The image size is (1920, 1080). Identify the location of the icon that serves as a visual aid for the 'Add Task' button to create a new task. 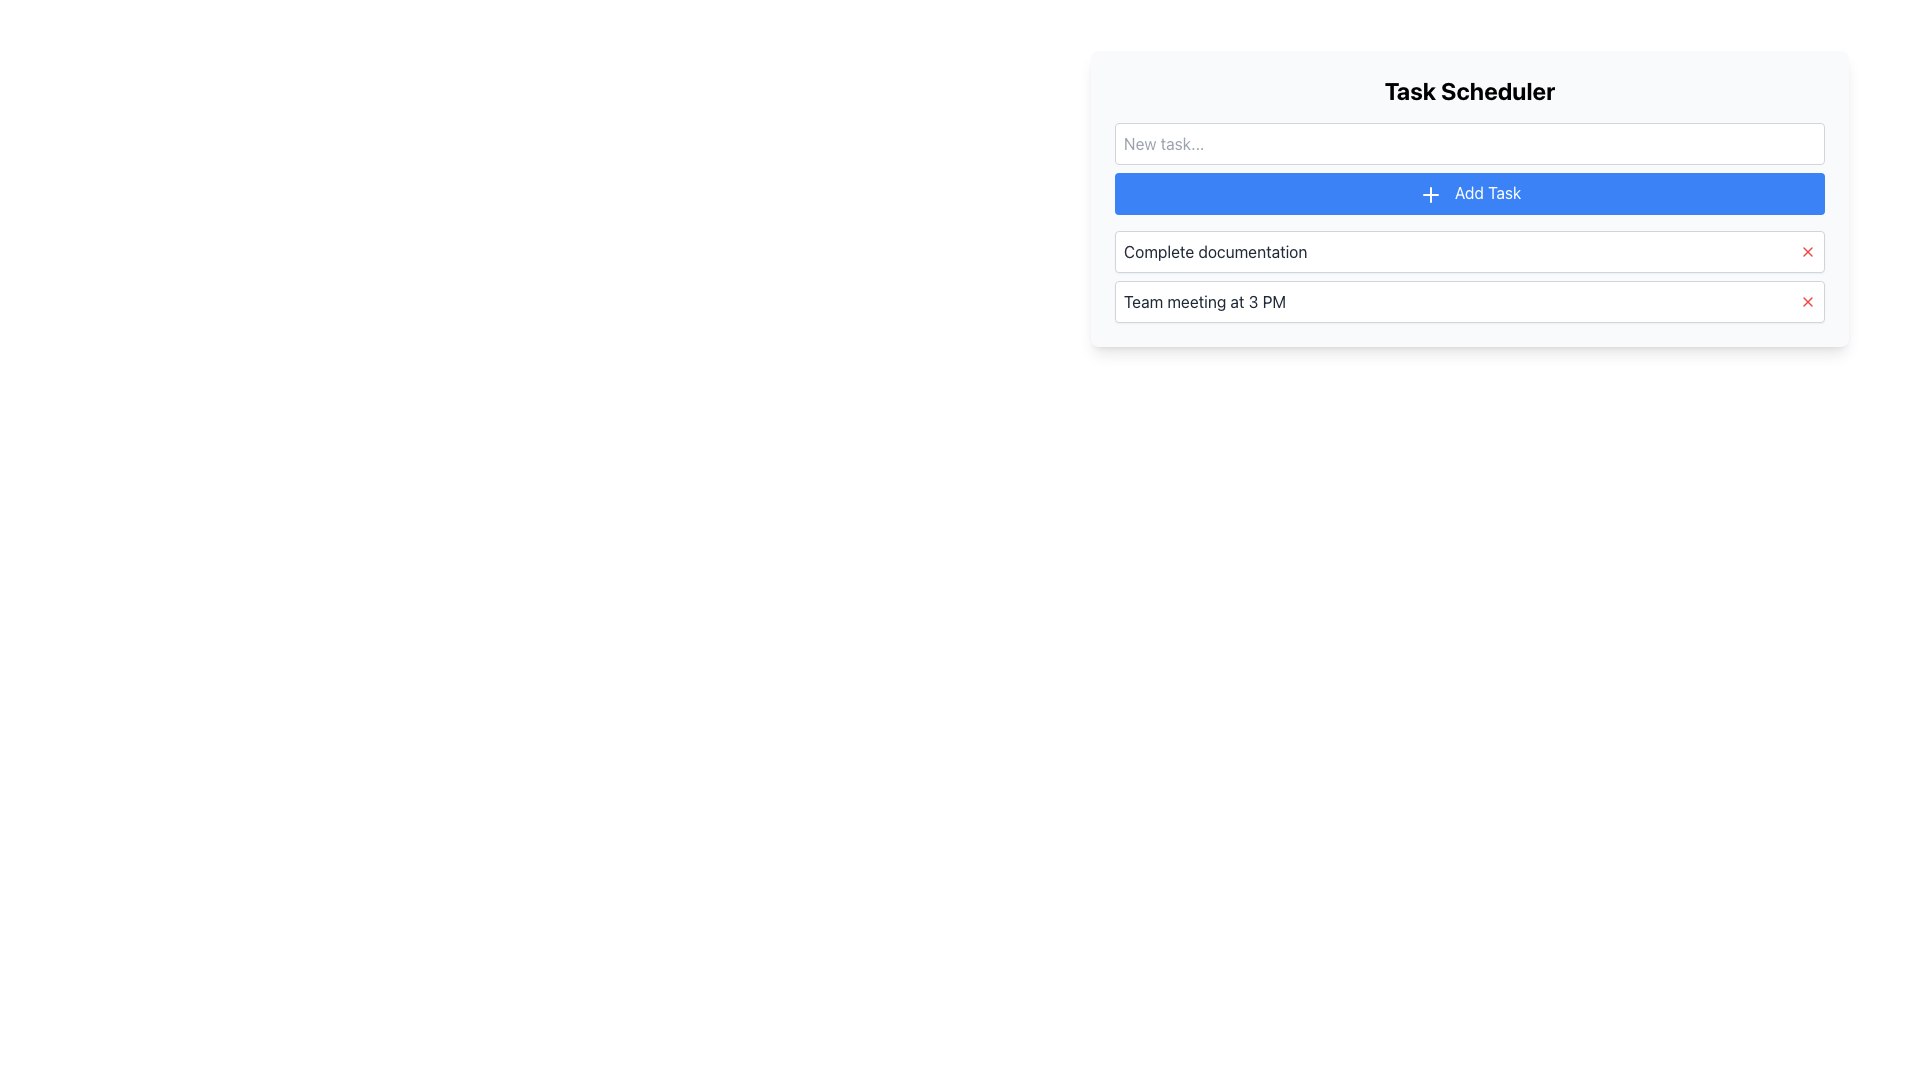
(1429, 194).